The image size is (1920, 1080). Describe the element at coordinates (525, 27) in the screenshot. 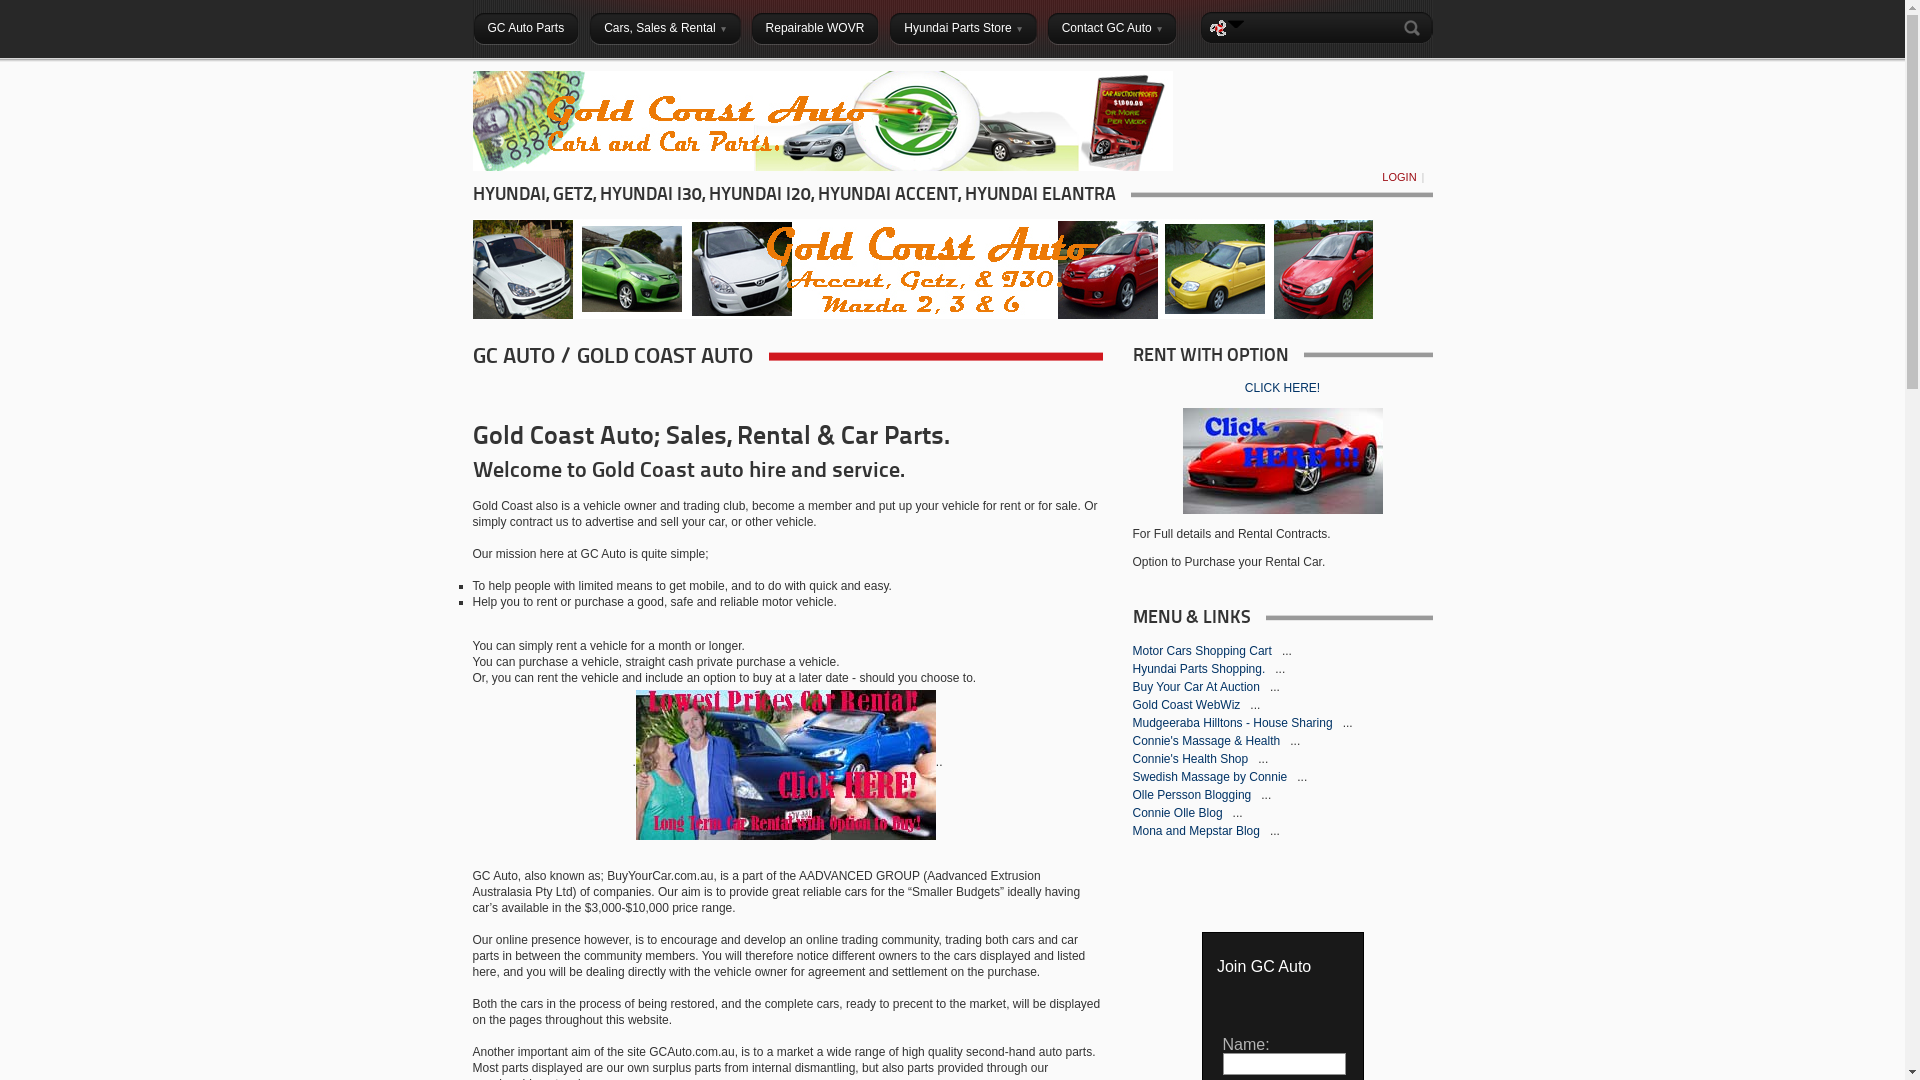

I see `'GC Auto Parts'` at that location.